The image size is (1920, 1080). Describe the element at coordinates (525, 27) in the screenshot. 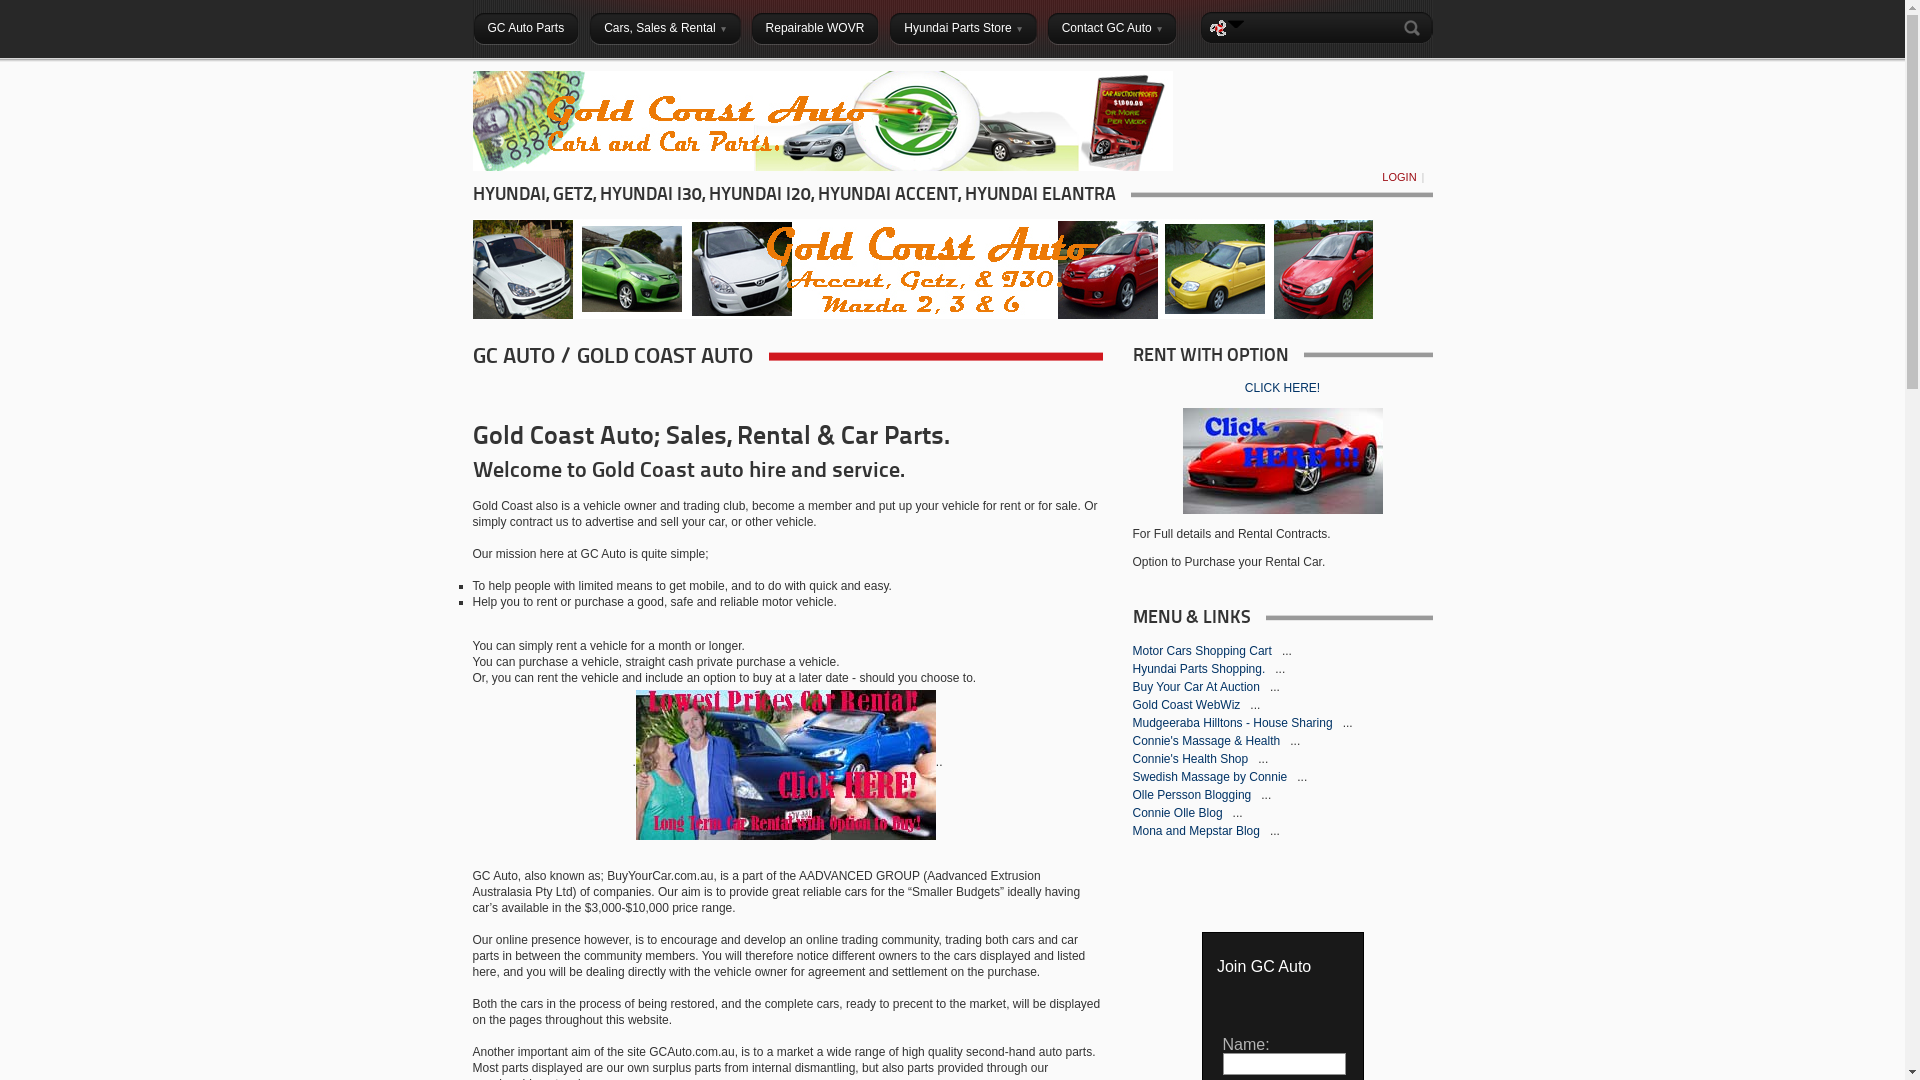

I see `'GC Auto Parts'` at that location.